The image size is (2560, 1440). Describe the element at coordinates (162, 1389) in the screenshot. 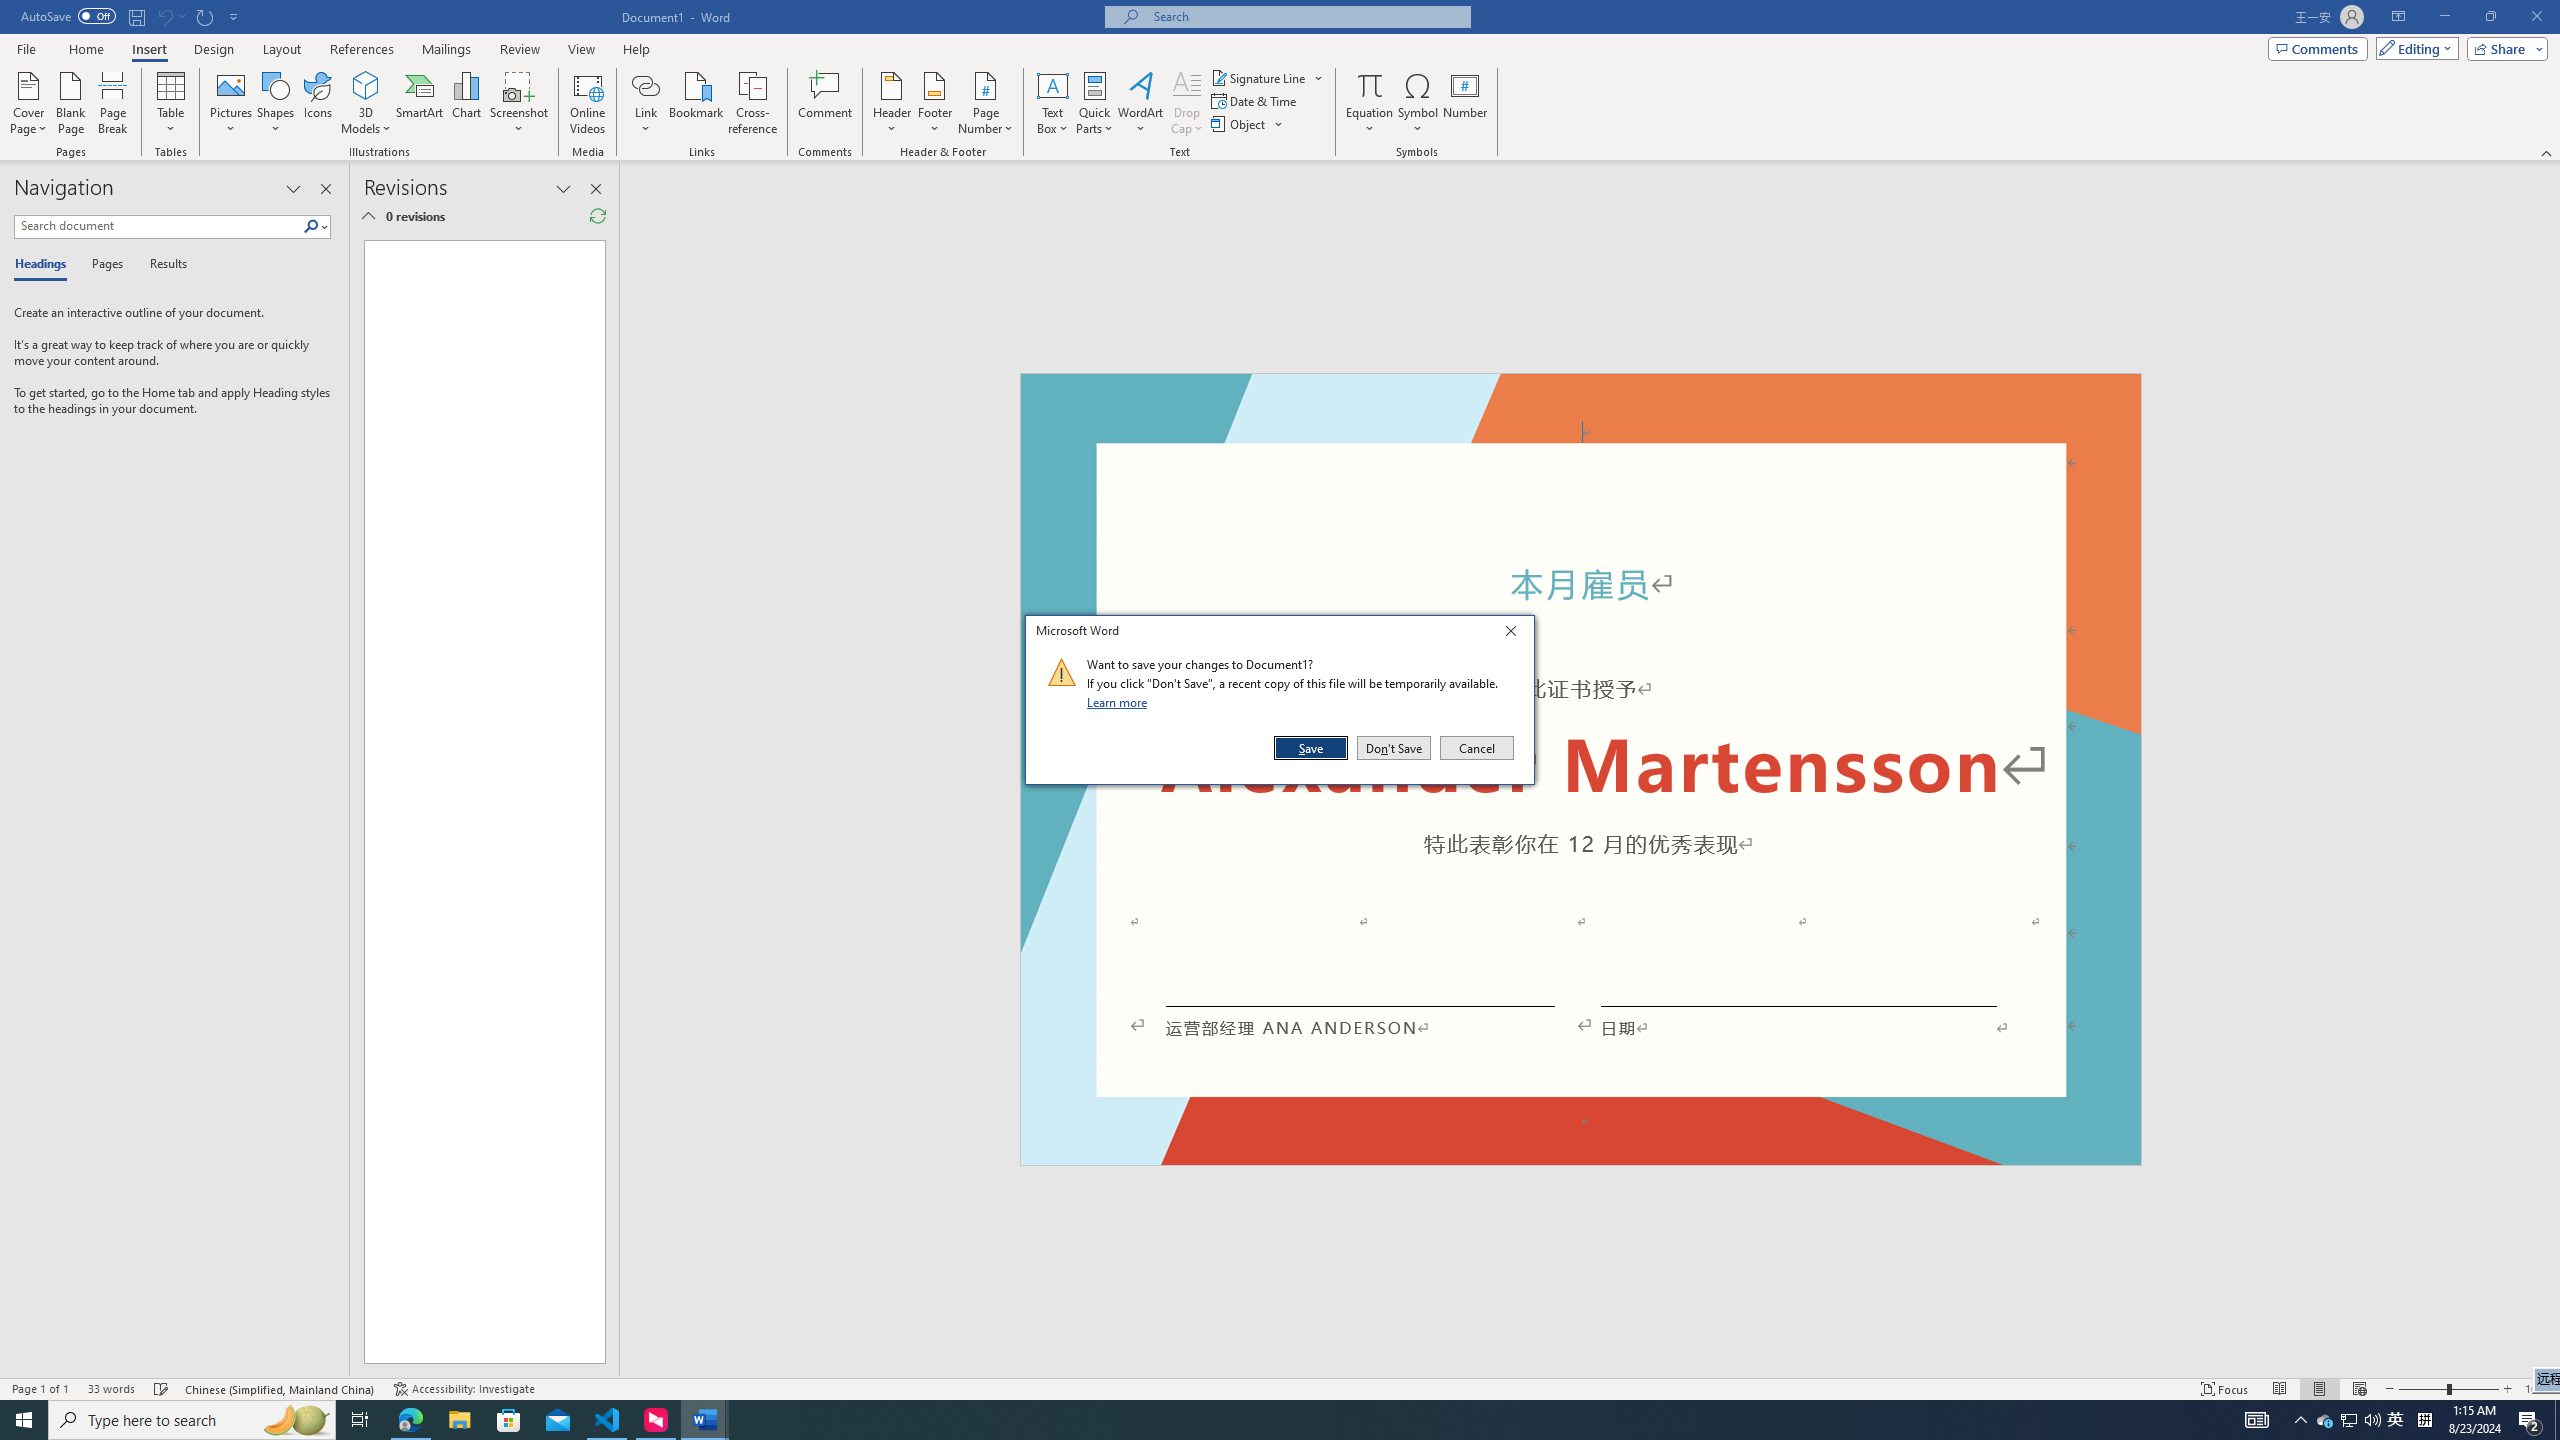

I see `'Spelling and Grammar Check Checking'` at that location.